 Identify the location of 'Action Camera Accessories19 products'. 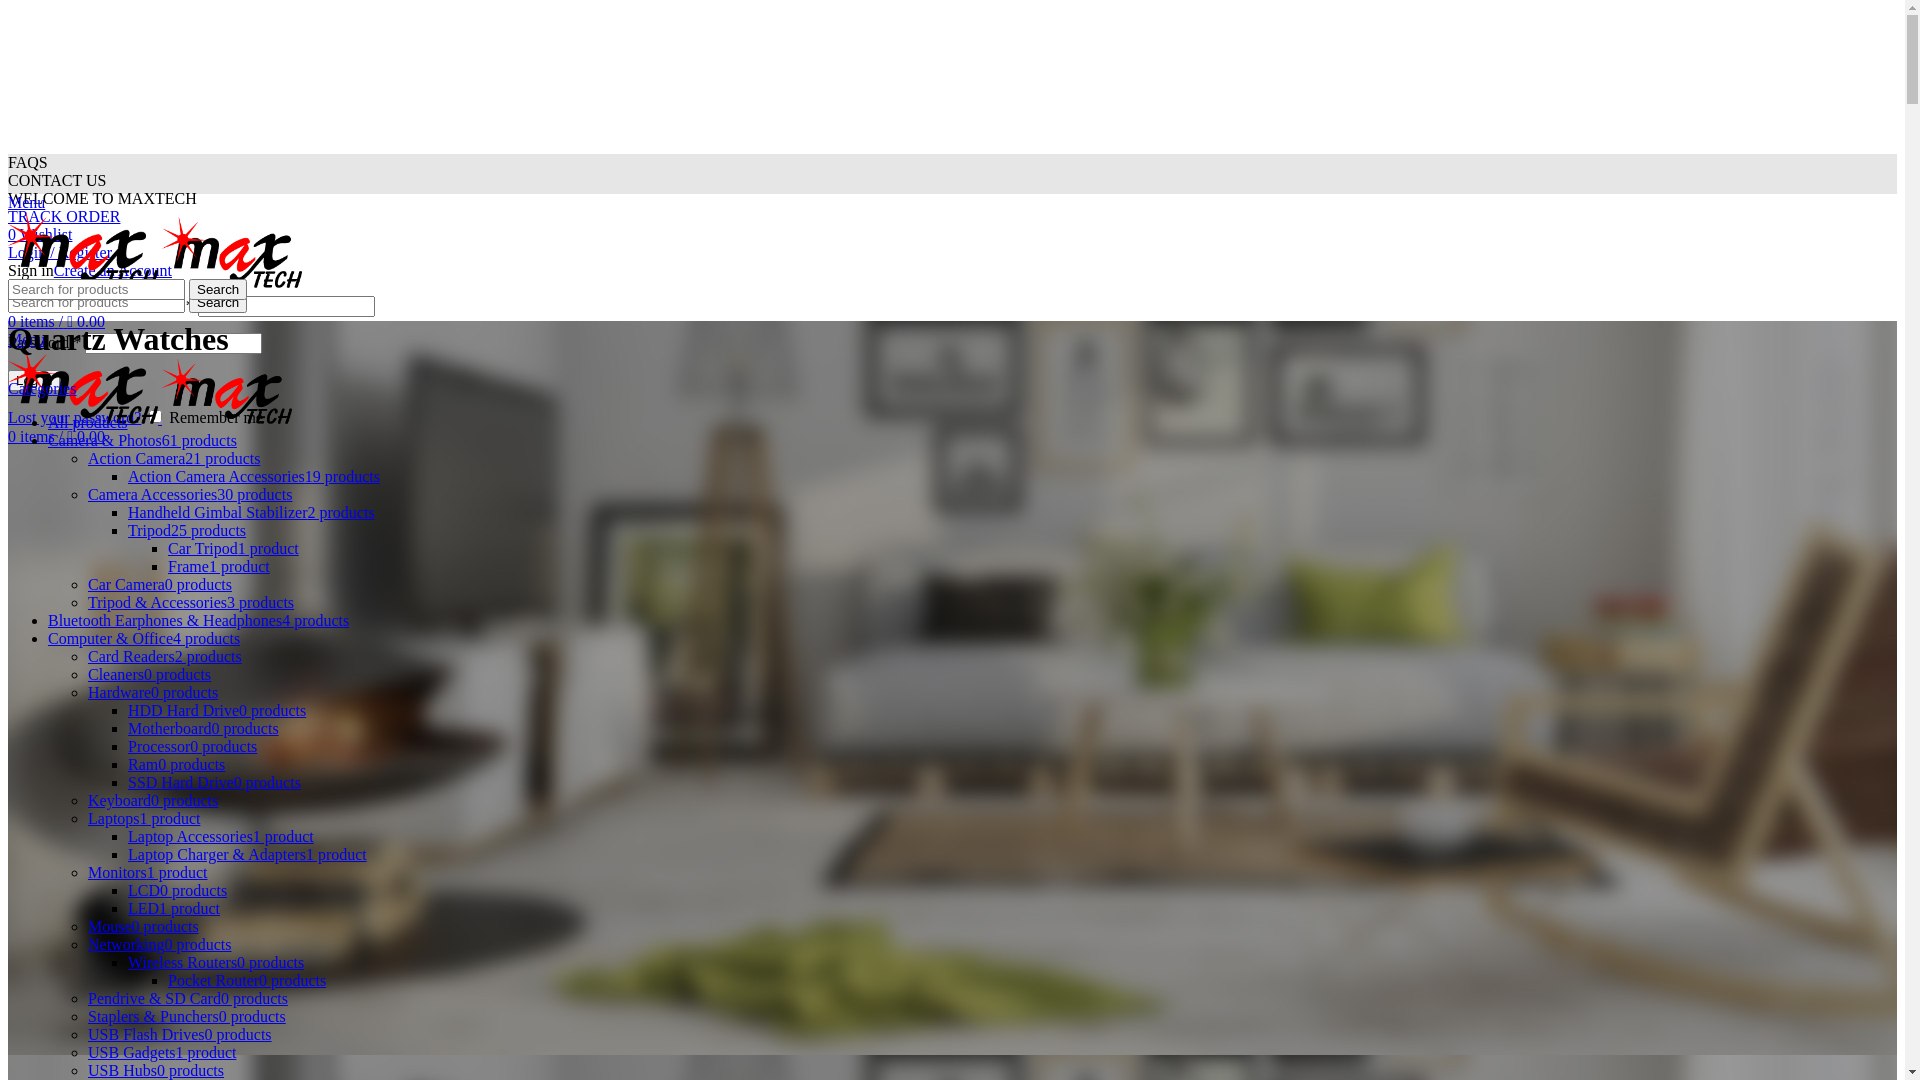
(253, 476).